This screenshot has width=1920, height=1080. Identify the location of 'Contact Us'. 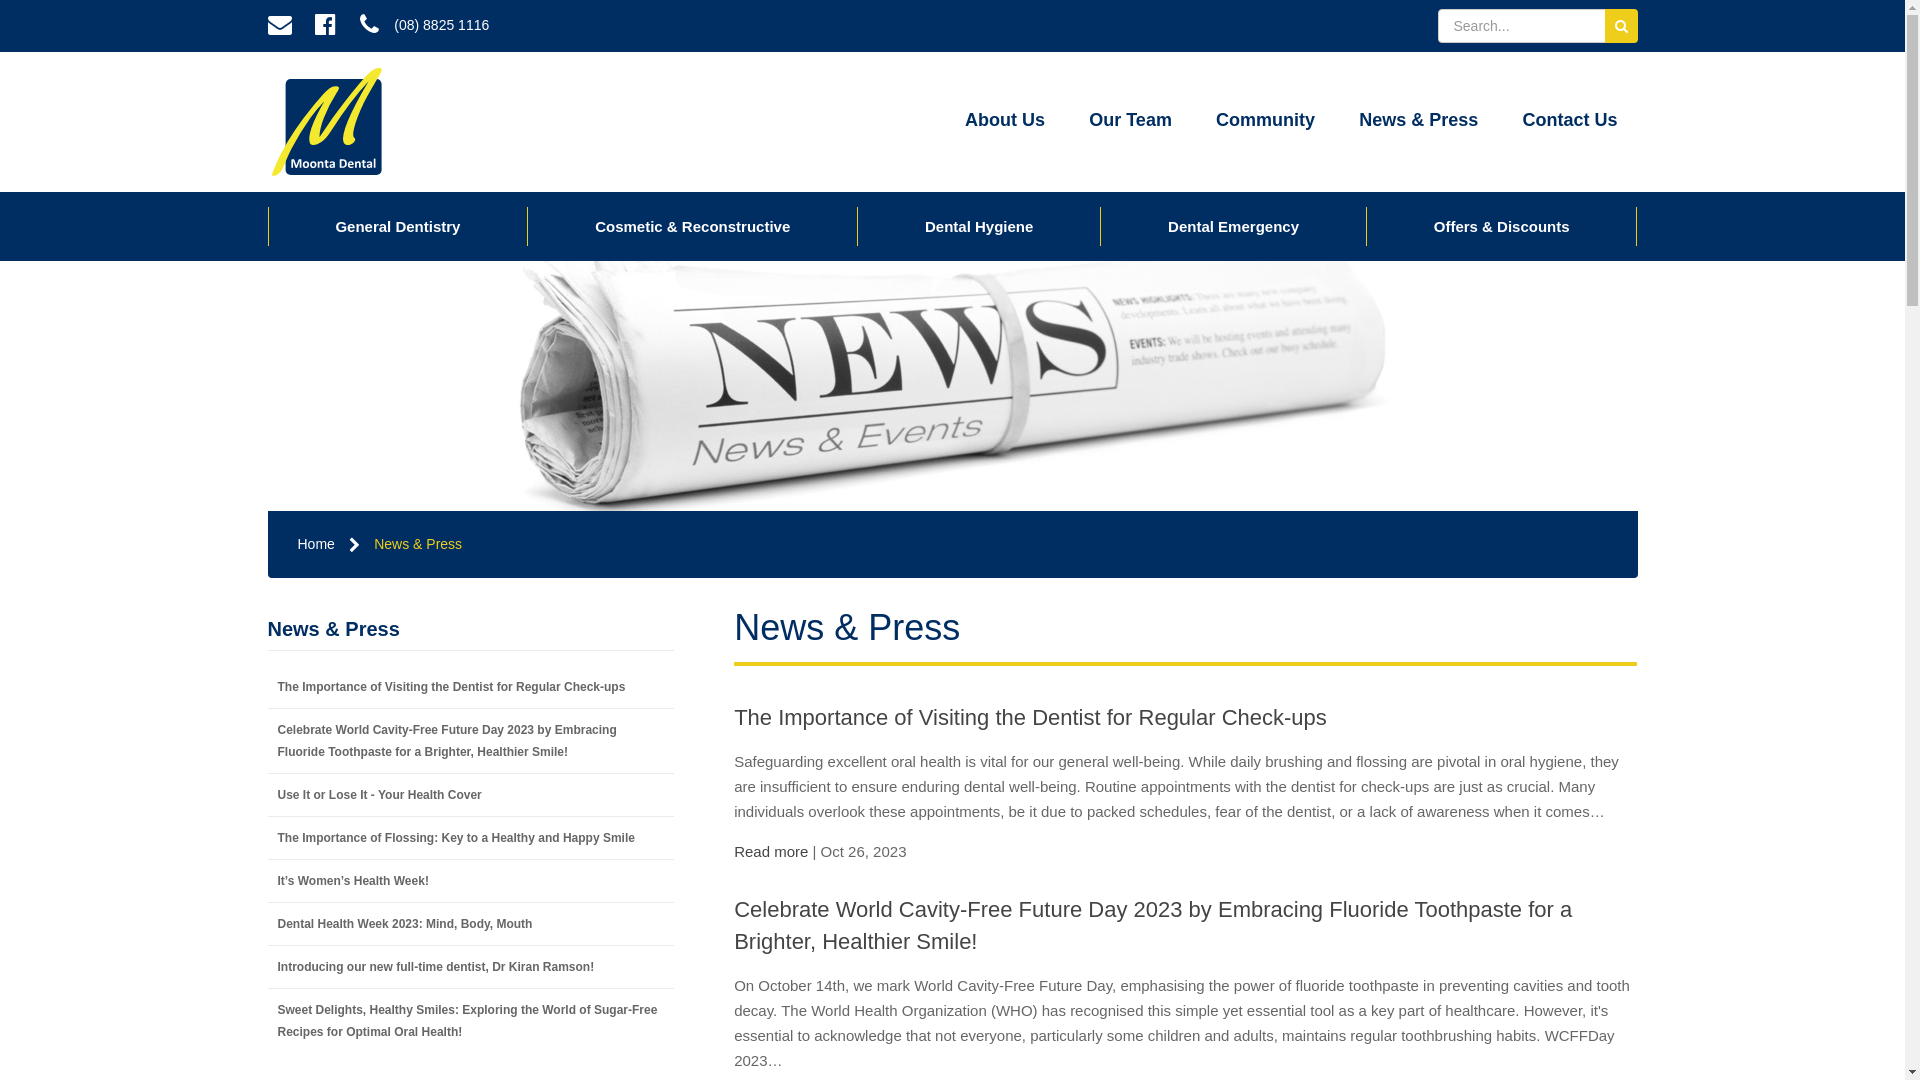
(1568, 122).